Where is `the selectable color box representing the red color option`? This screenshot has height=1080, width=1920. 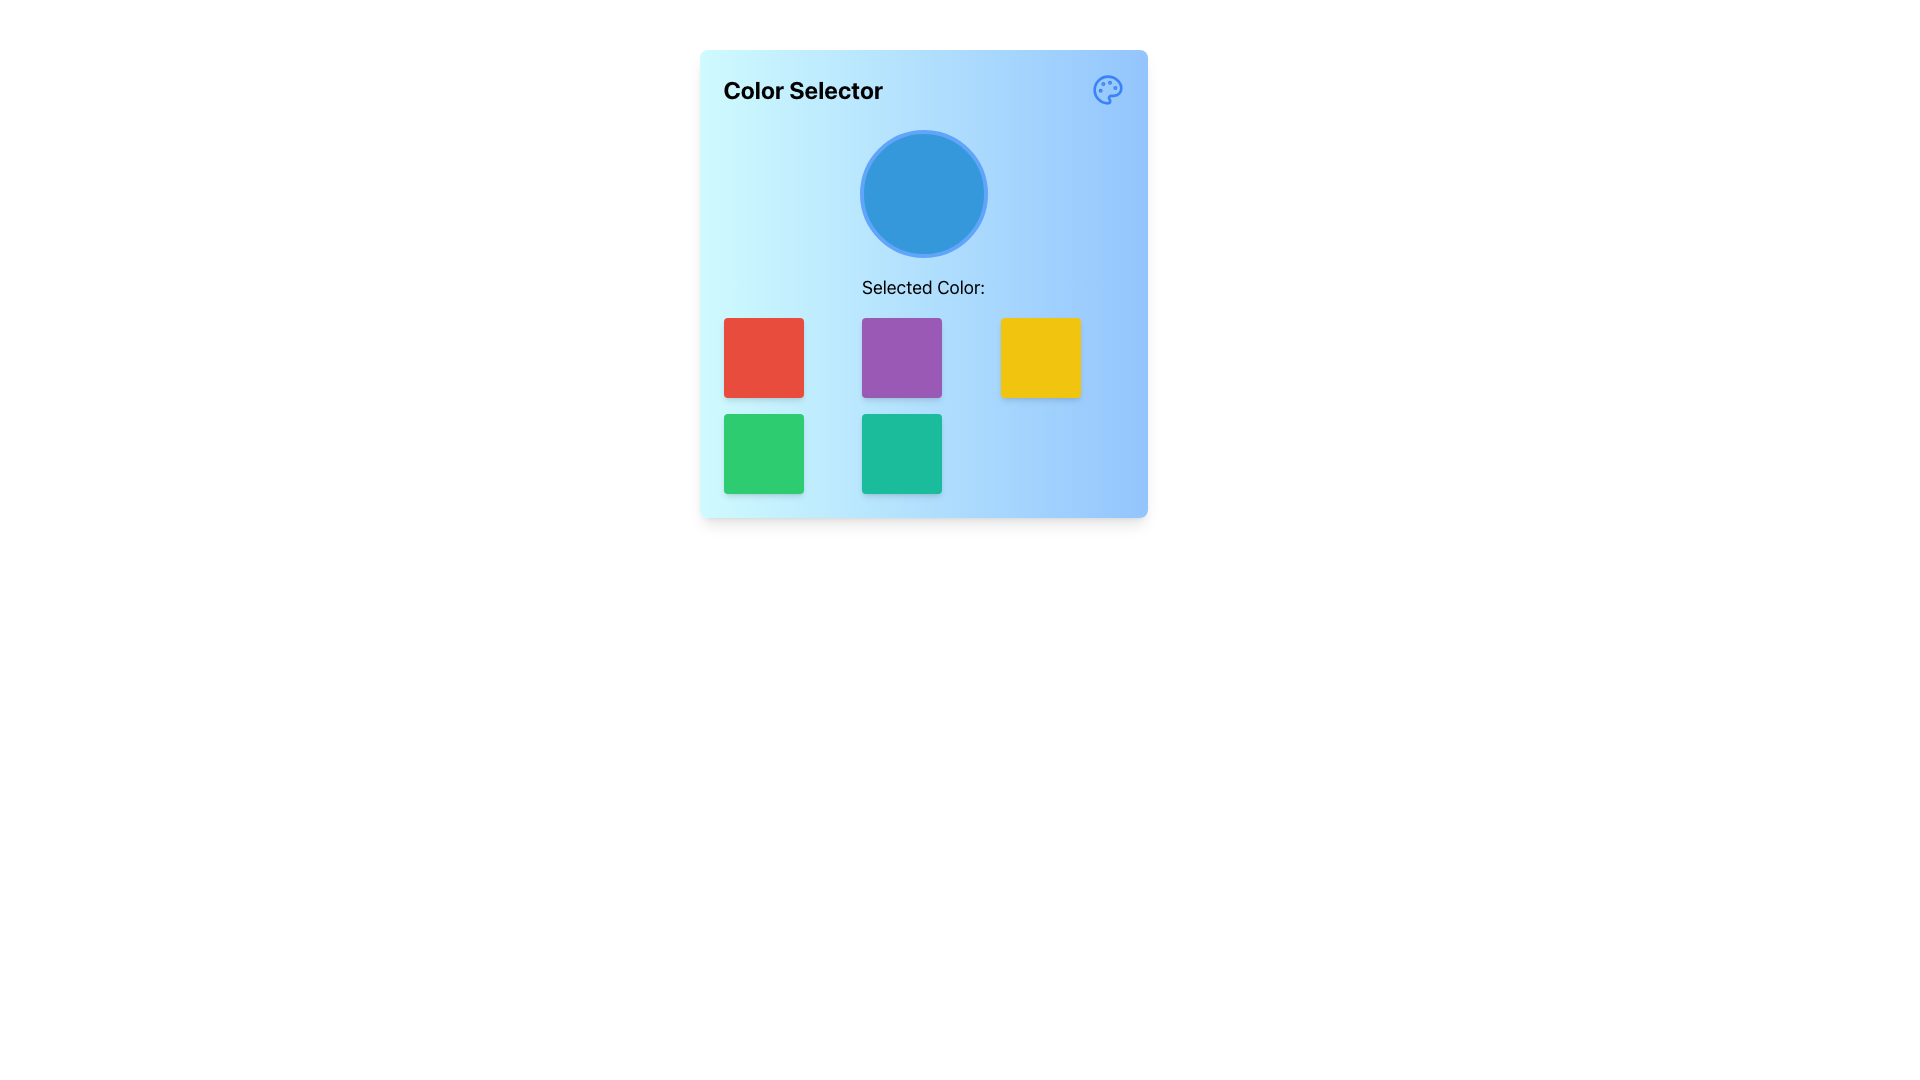 the selectable color box representing the red color option is located at coordinates (783, 357).